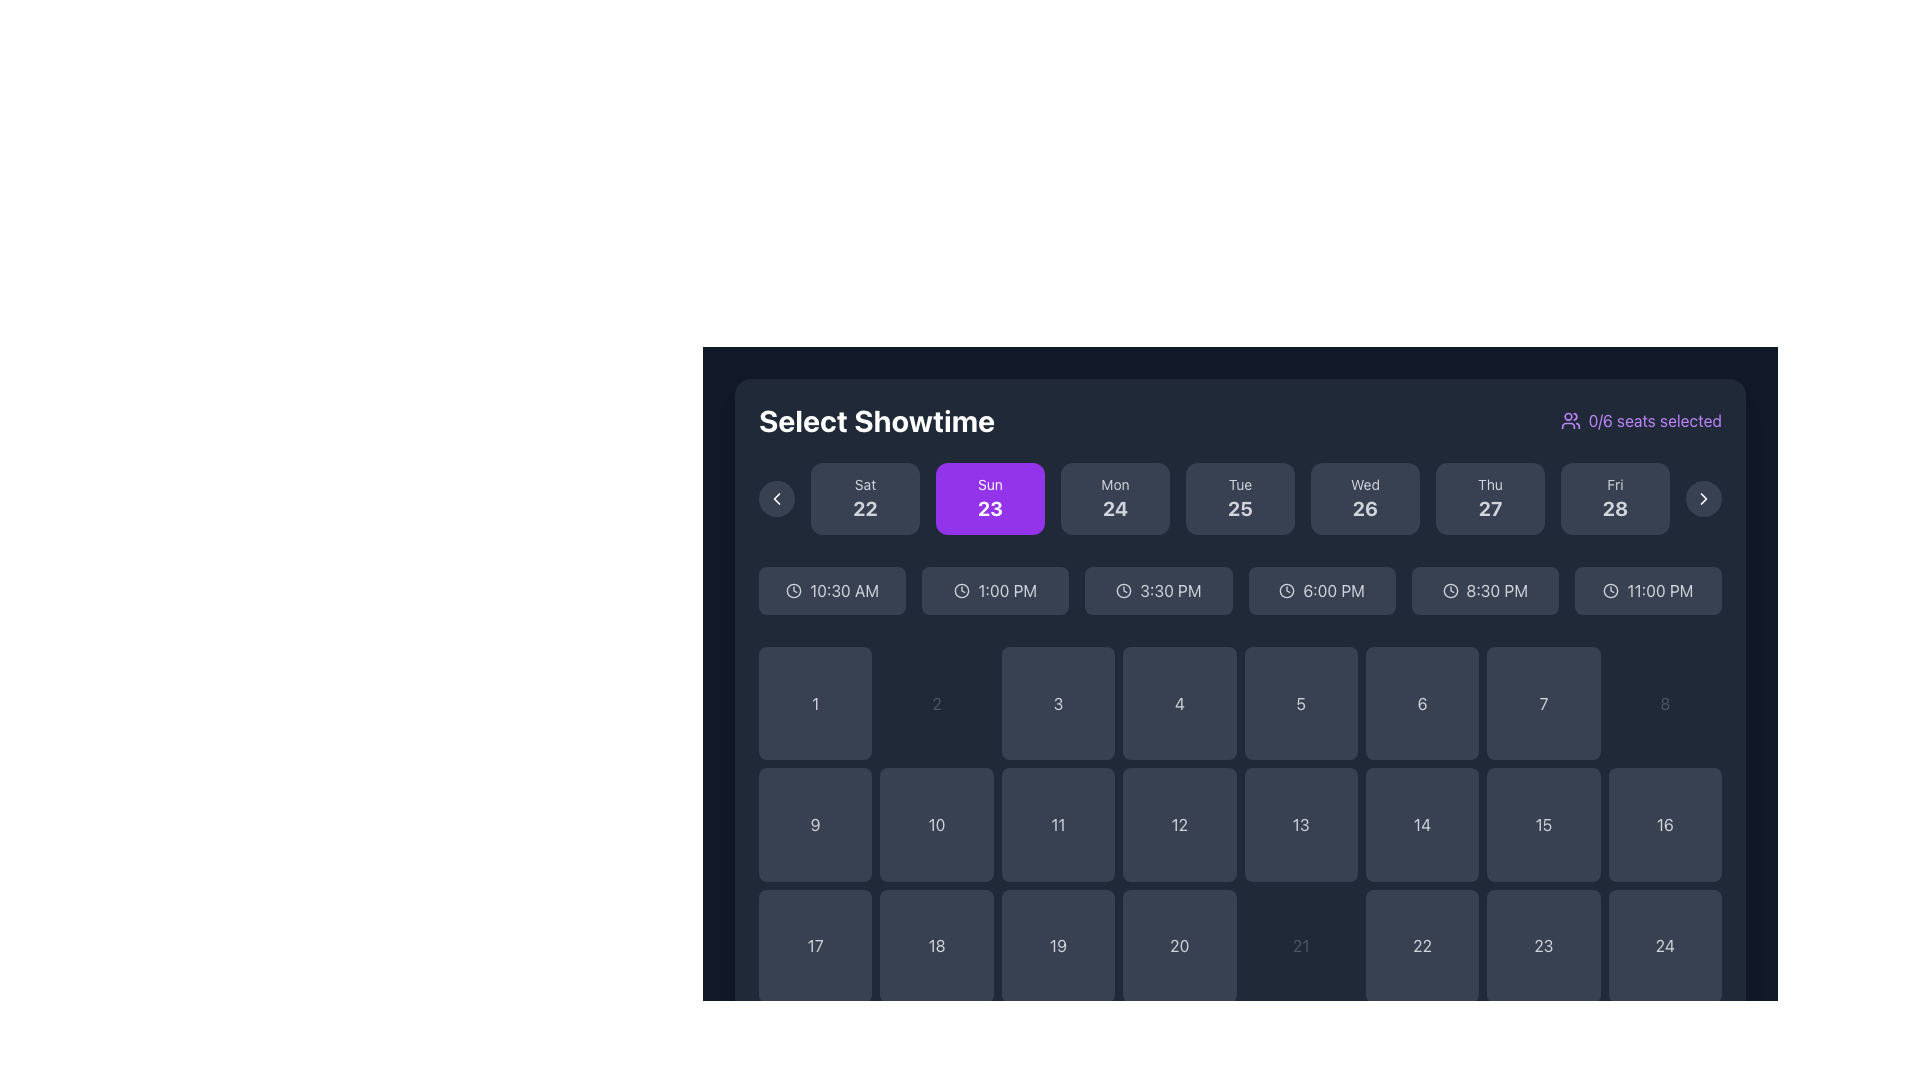 This screenshot has width=1920, height=1080. What do you see at coordinates (1569, 419) in the screenshot?
I see `the user account or seat selection icon located in the top-right corner of the interface, which precedes the text '0/6 seats selected'` at bounding box center [1569, 419].